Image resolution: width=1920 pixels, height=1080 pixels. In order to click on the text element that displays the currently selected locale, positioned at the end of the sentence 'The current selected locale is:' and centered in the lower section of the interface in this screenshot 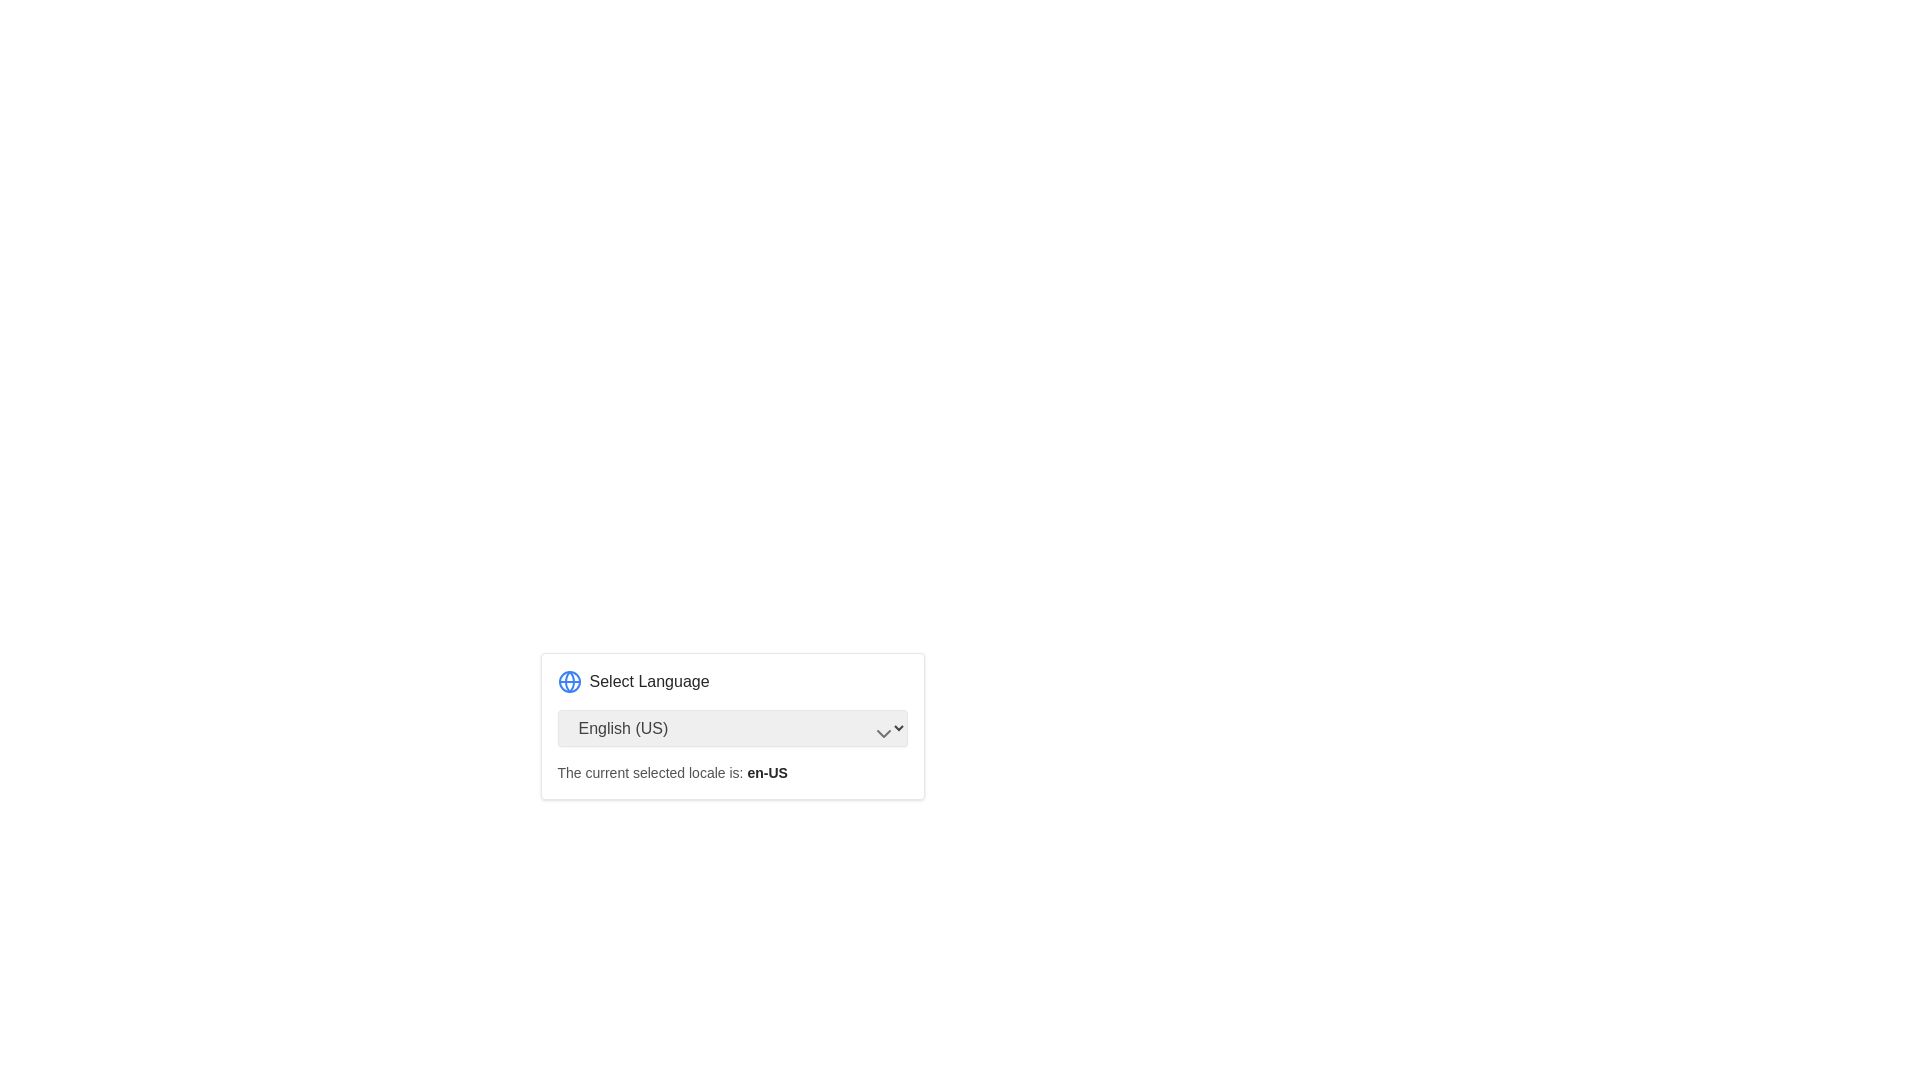, I will do `click(766, 771)`.